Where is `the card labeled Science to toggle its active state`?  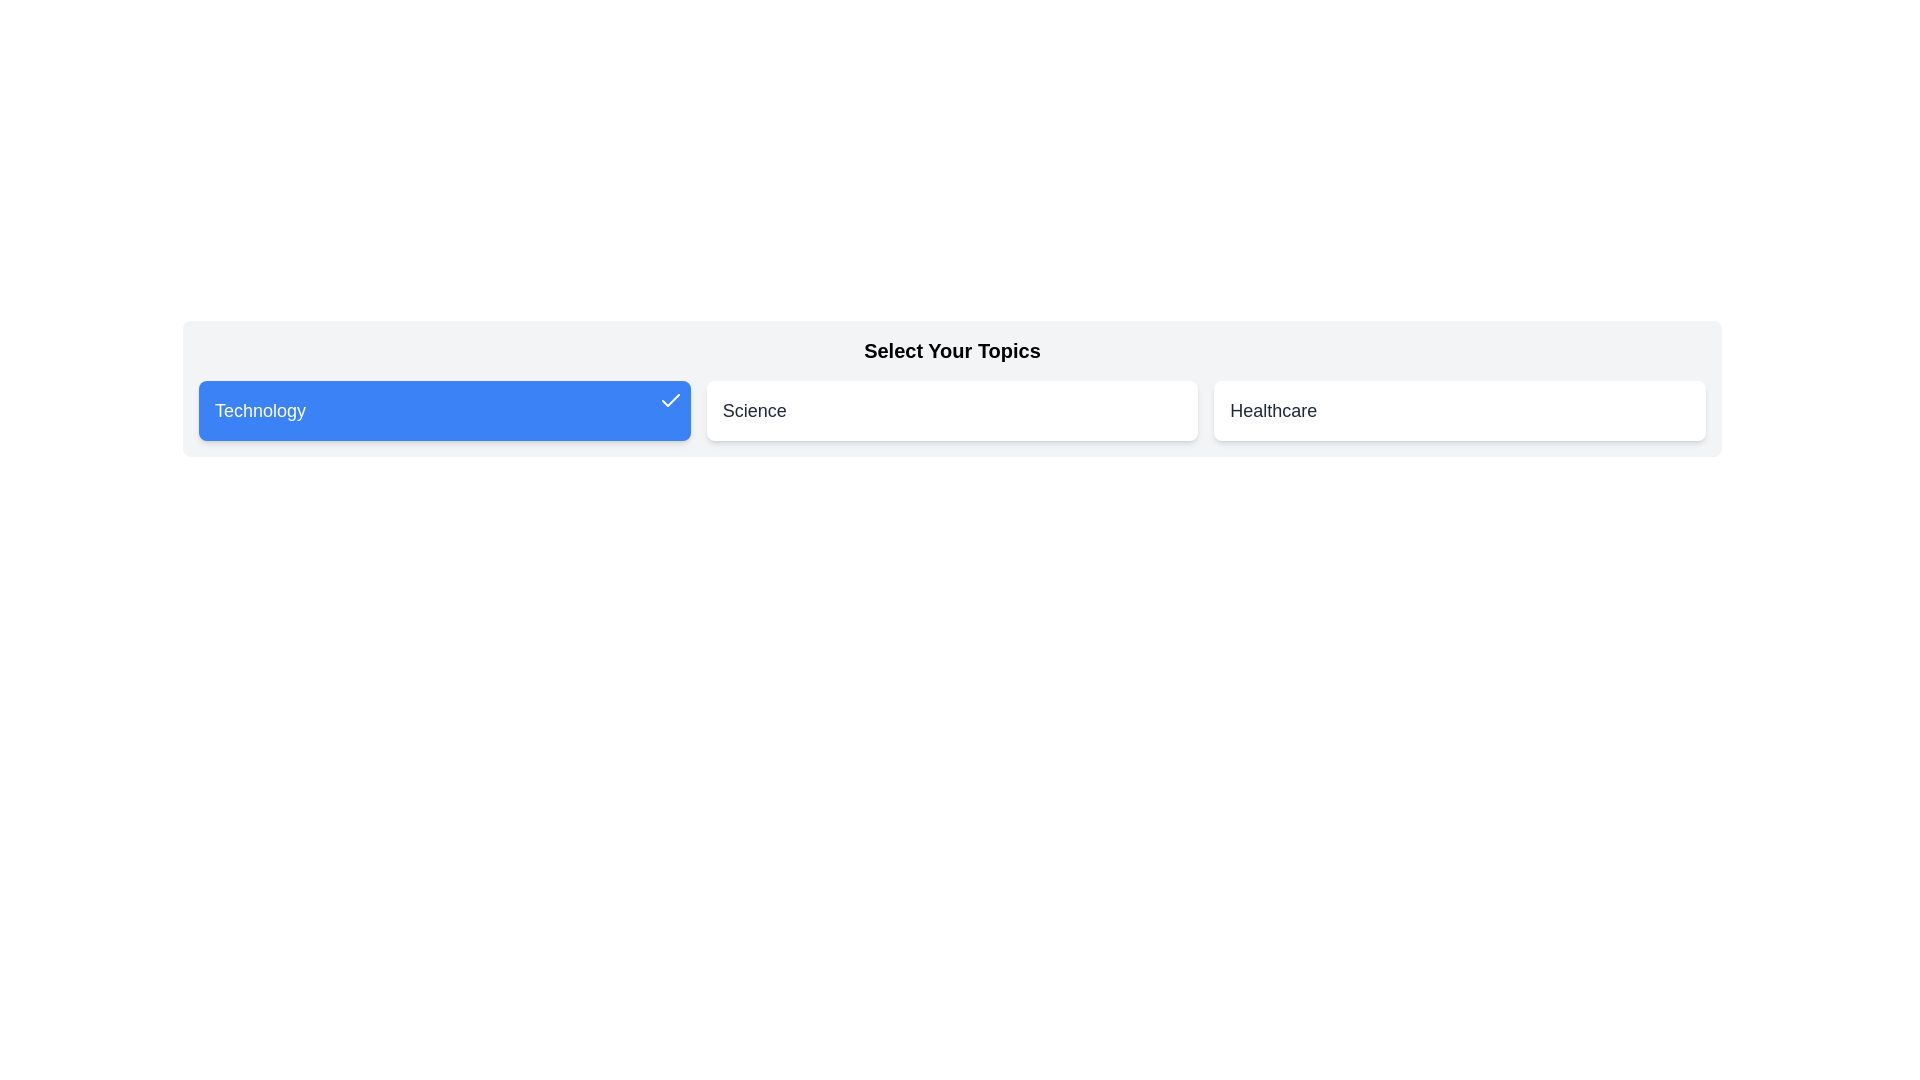 the card labeled Science to toggle its active state is located at coordinates (951, 410).